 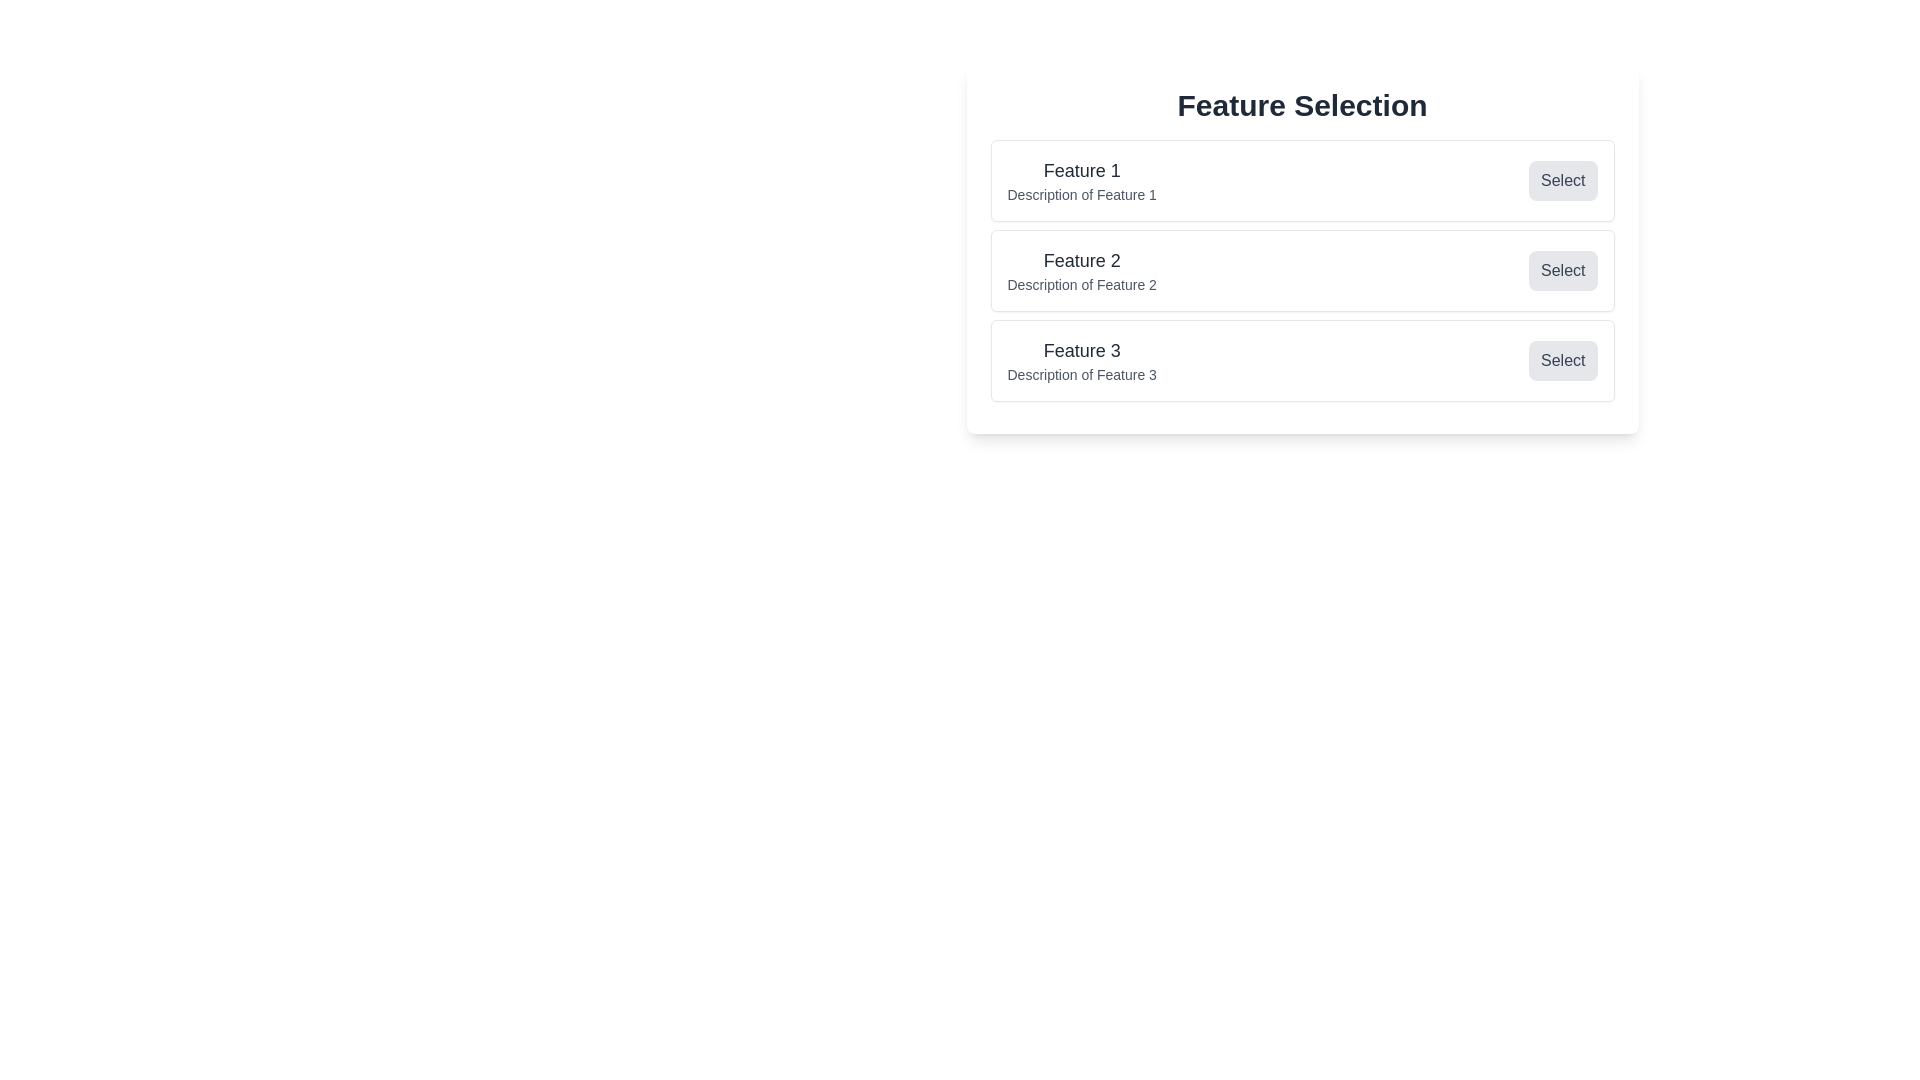 What do you see at coordinates (1081, 361) in the screenshot?
I see `the Label with Description for 'Feature 3' located in the third row of the vertically stacked list, positioned to the left of the 'Select' button` at bounding box center [1081, 361].